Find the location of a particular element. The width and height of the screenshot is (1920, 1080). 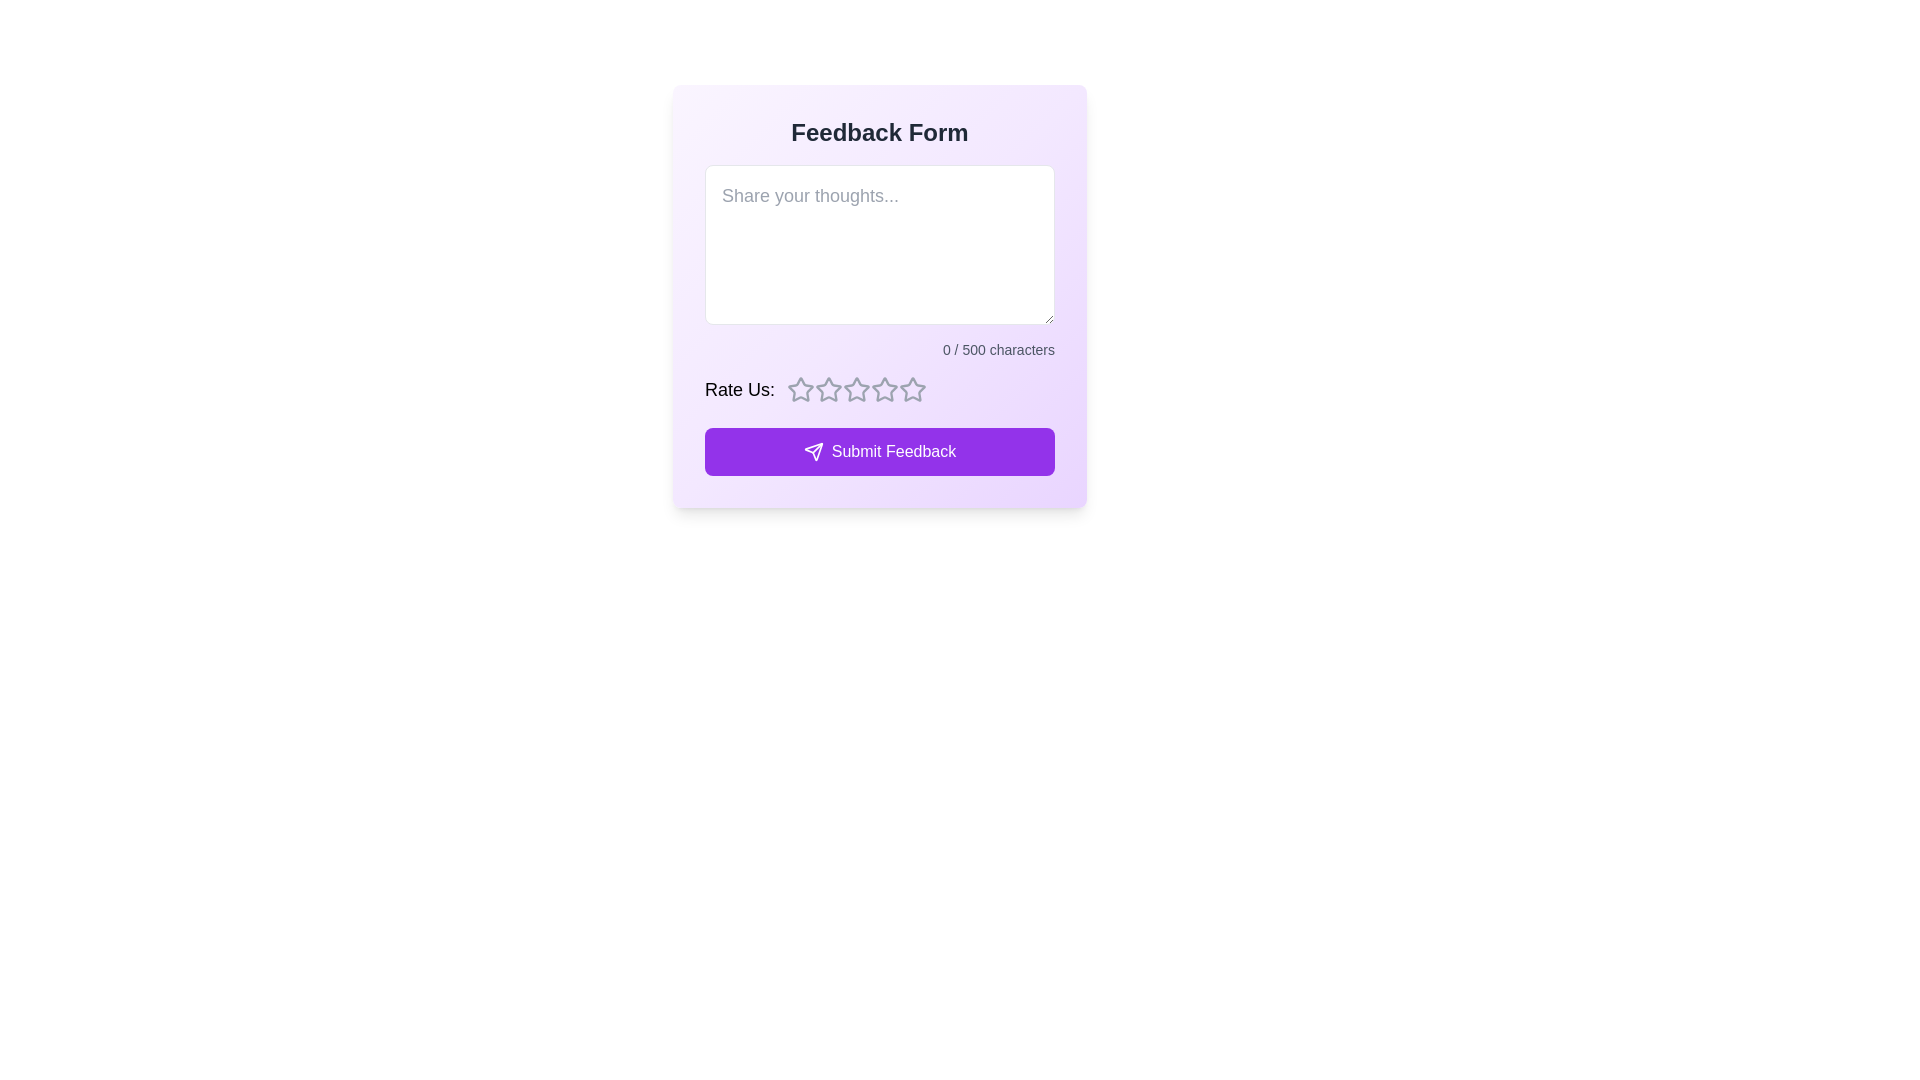

the first star is located at coordinates (801, 389).